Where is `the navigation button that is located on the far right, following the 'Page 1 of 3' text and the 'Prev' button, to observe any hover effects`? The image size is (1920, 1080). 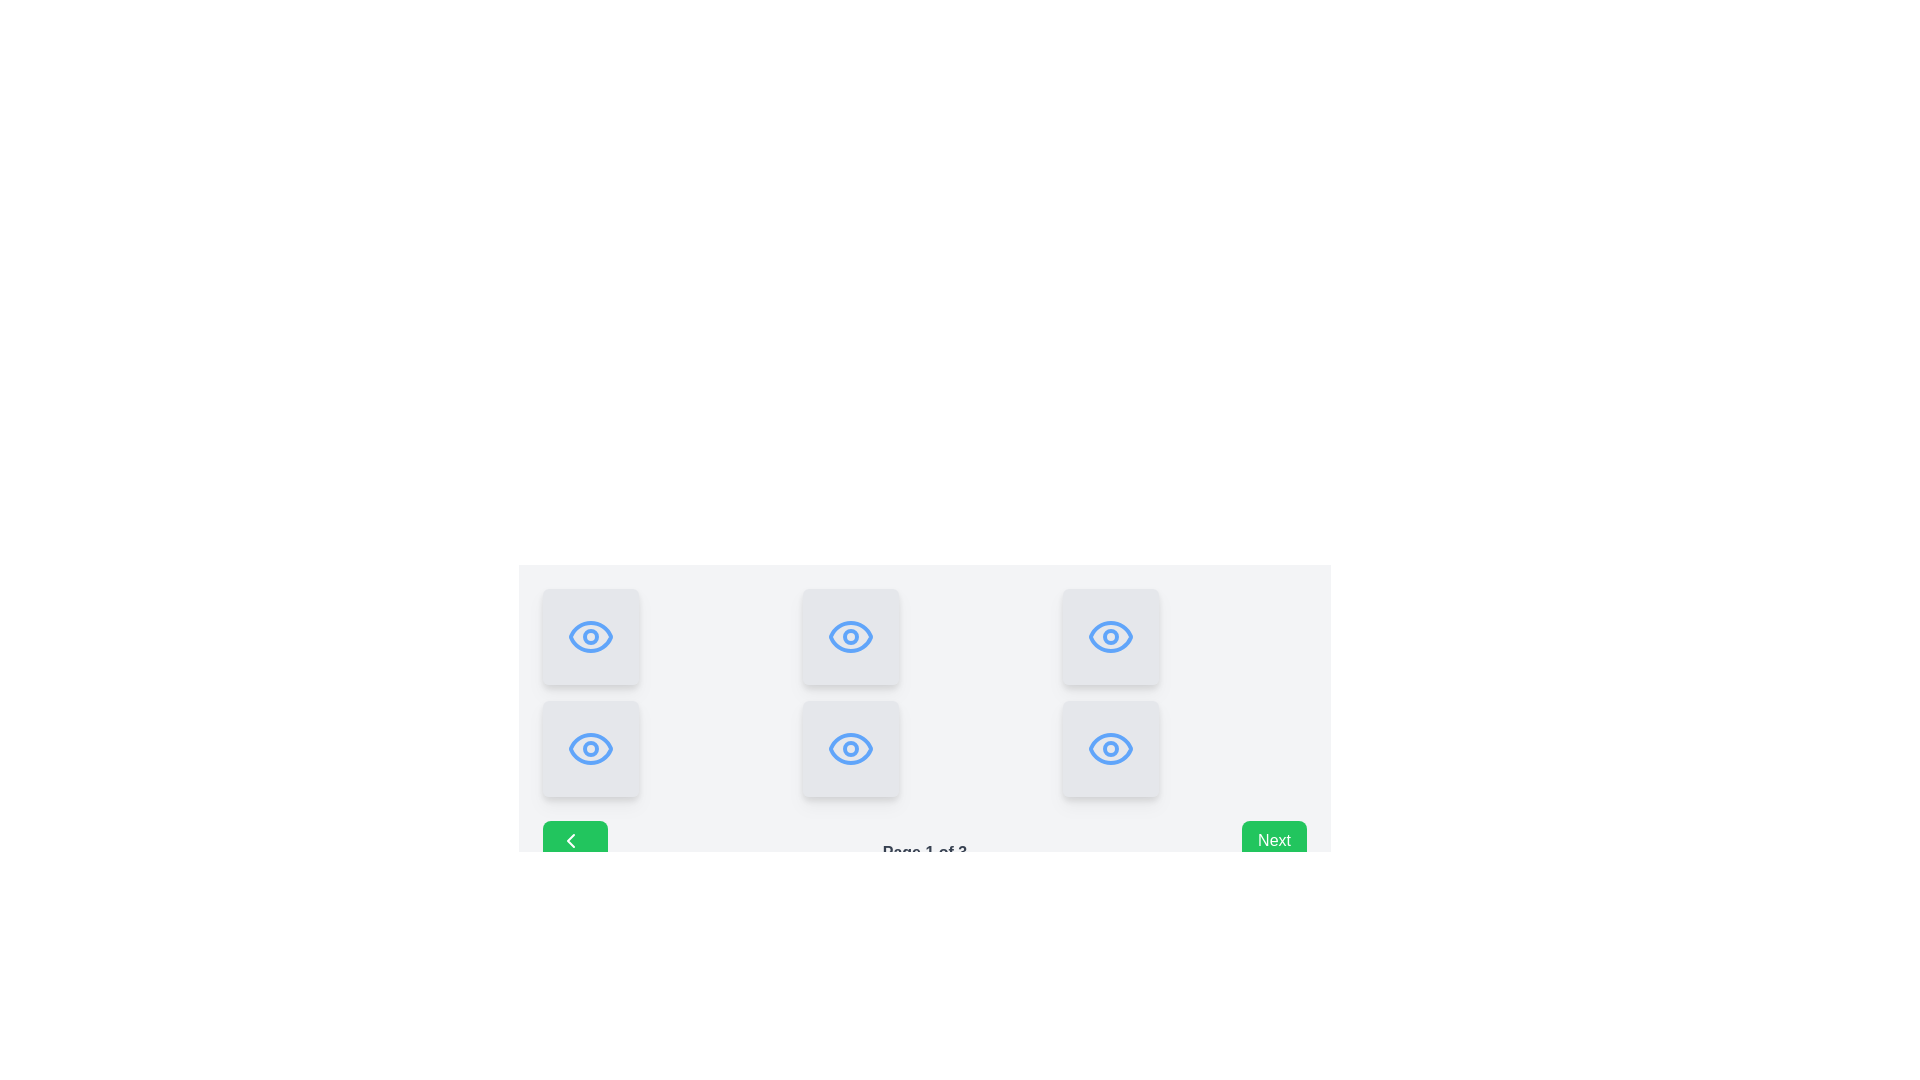
the navigation button that is located on the far right, following the 'Page 1 of 3' text and the 'Prev' button, to observe any hover effects is located at coordinates (1273, 852).